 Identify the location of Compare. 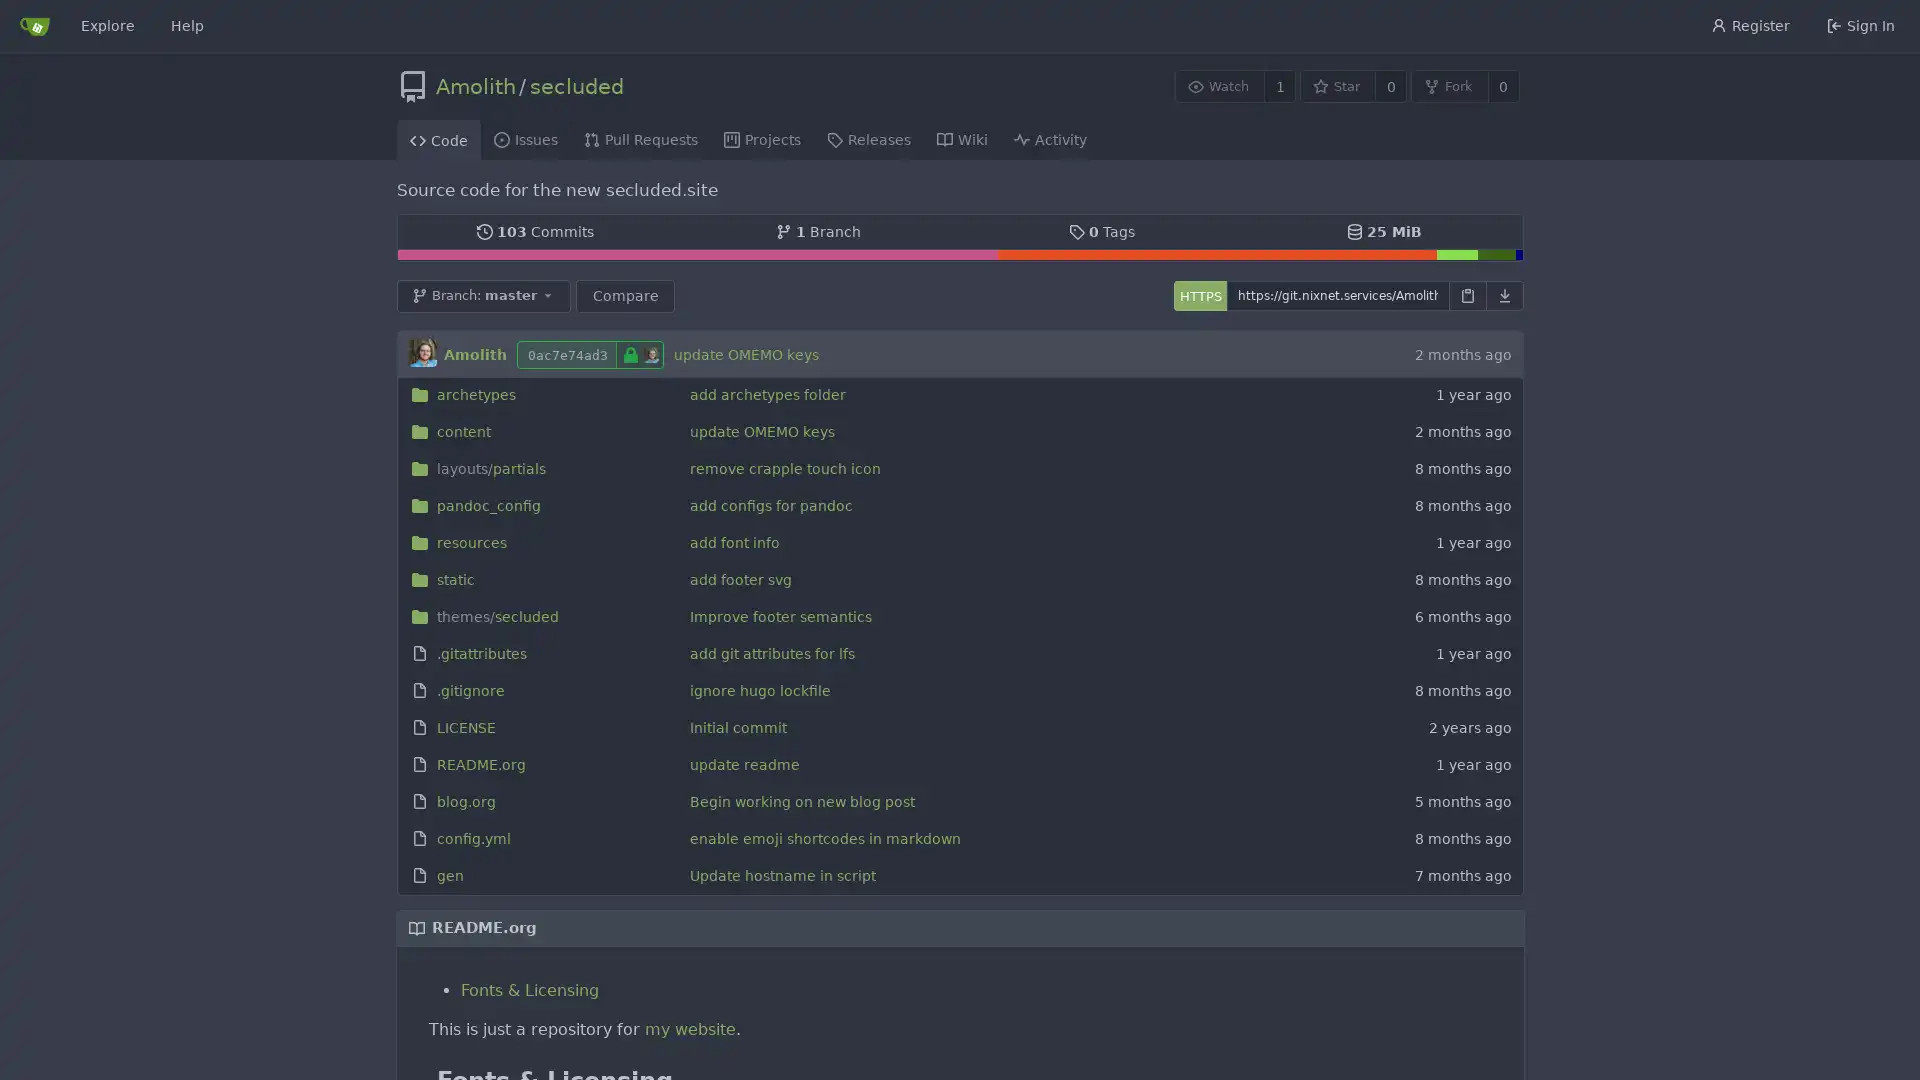
(623, 296).